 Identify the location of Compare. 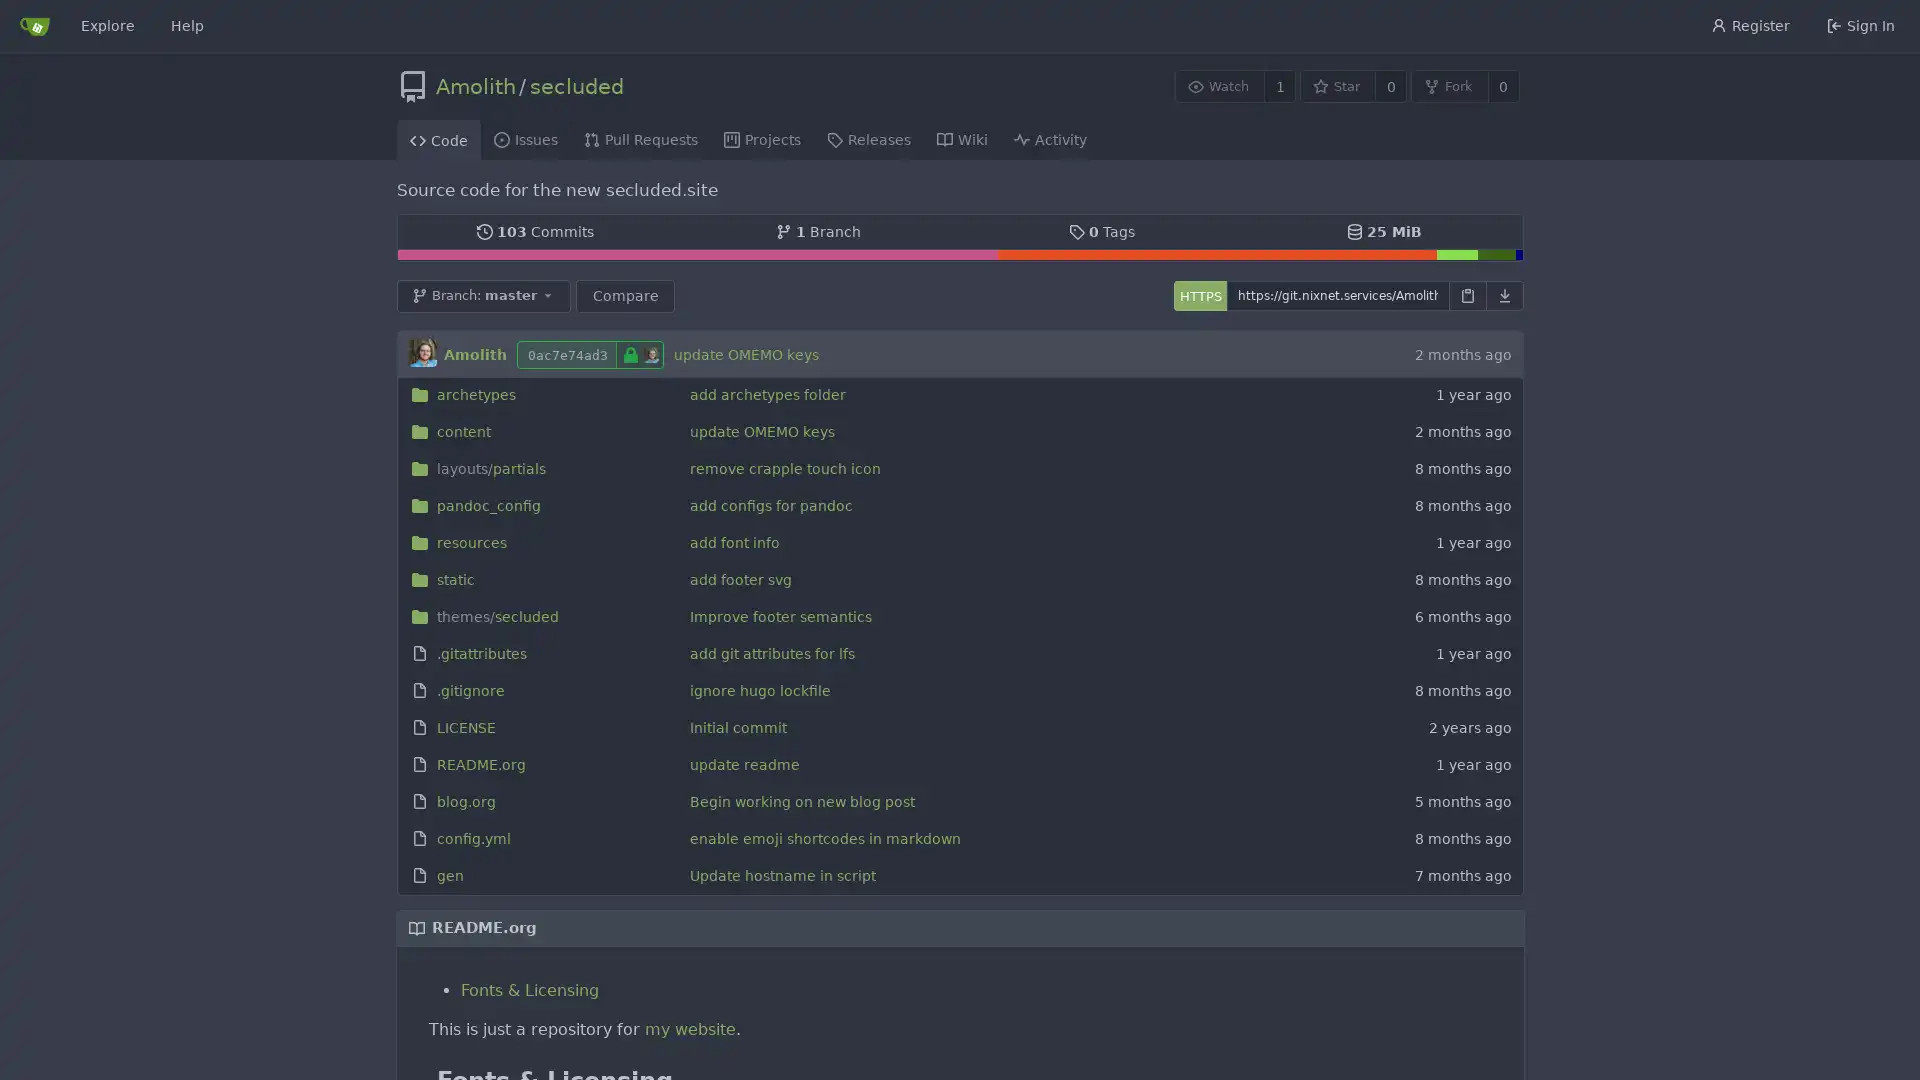
(623, 296).